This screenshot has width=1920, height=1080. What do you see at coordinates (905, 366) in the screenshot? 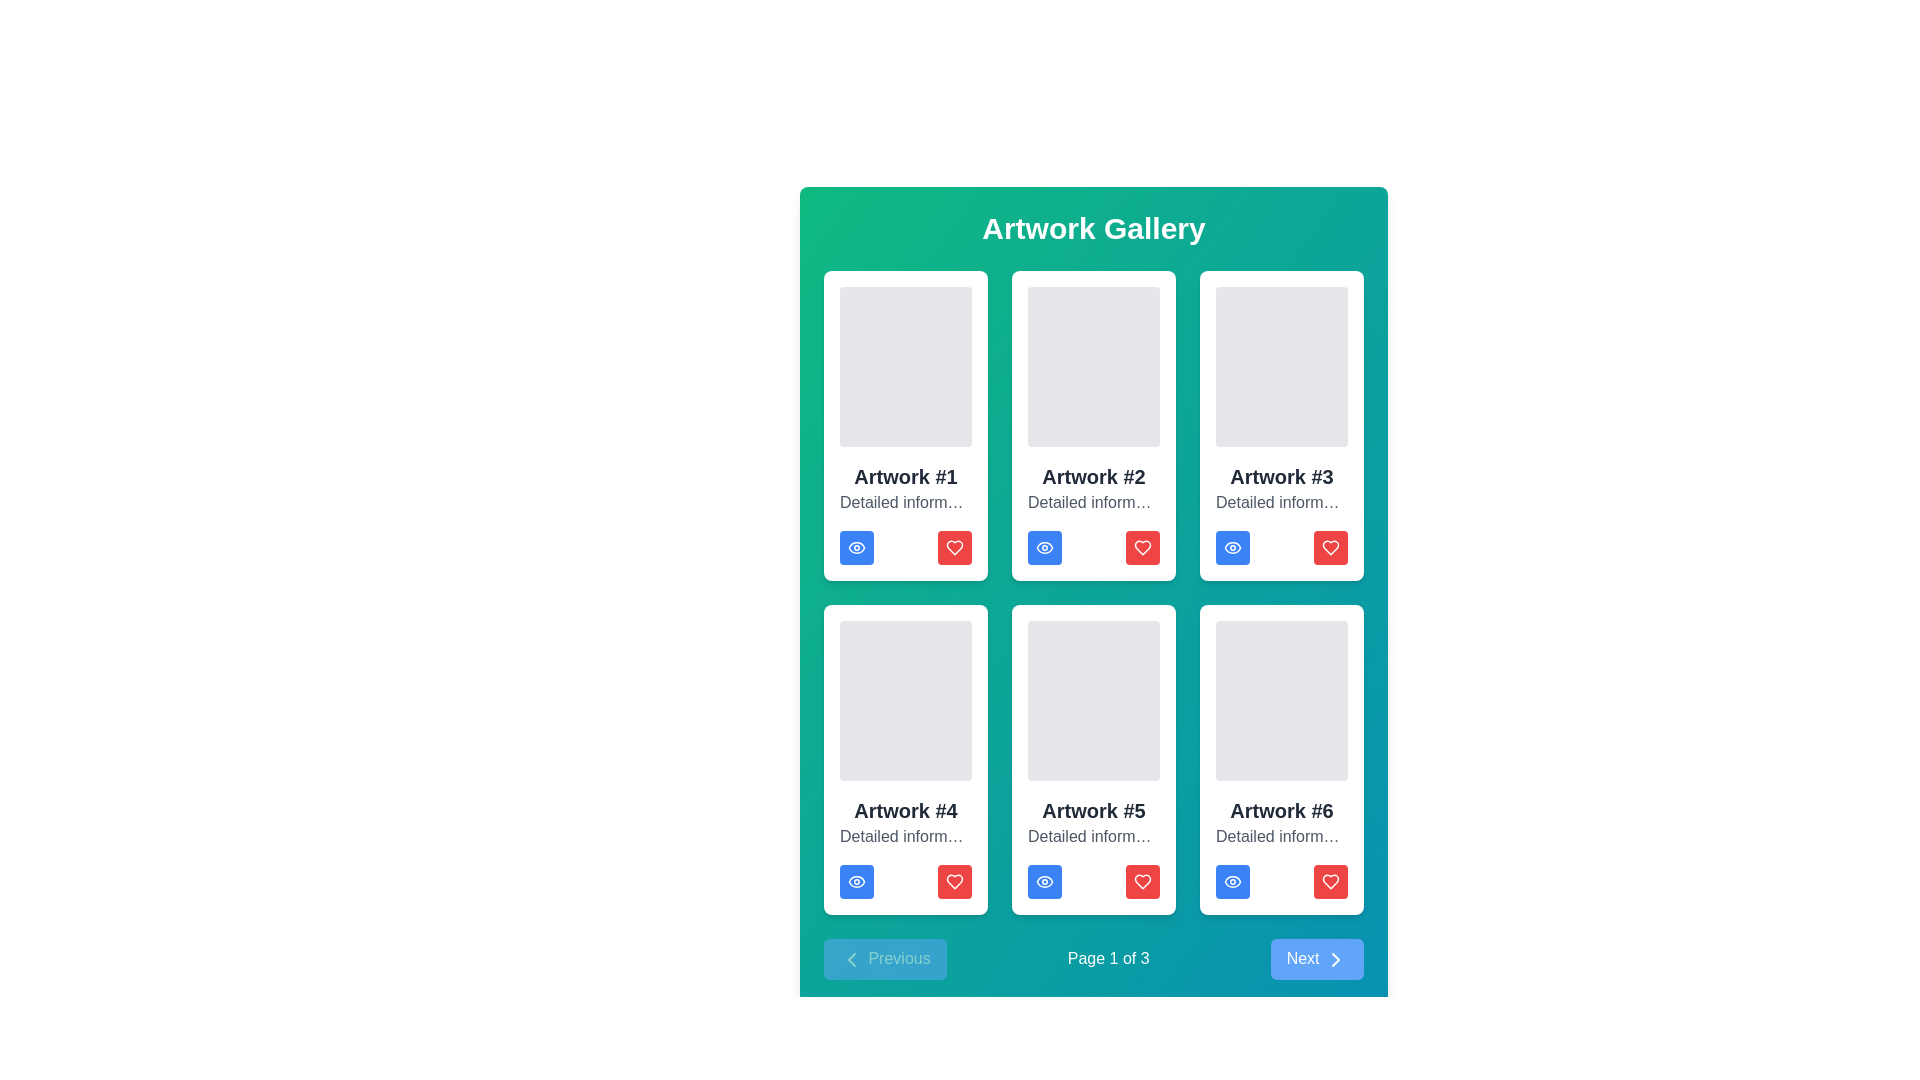
I see `the topmost rectangular placeholder area for visual content in the card titled 'Artwork #1'` at bounding box center [905, 366].